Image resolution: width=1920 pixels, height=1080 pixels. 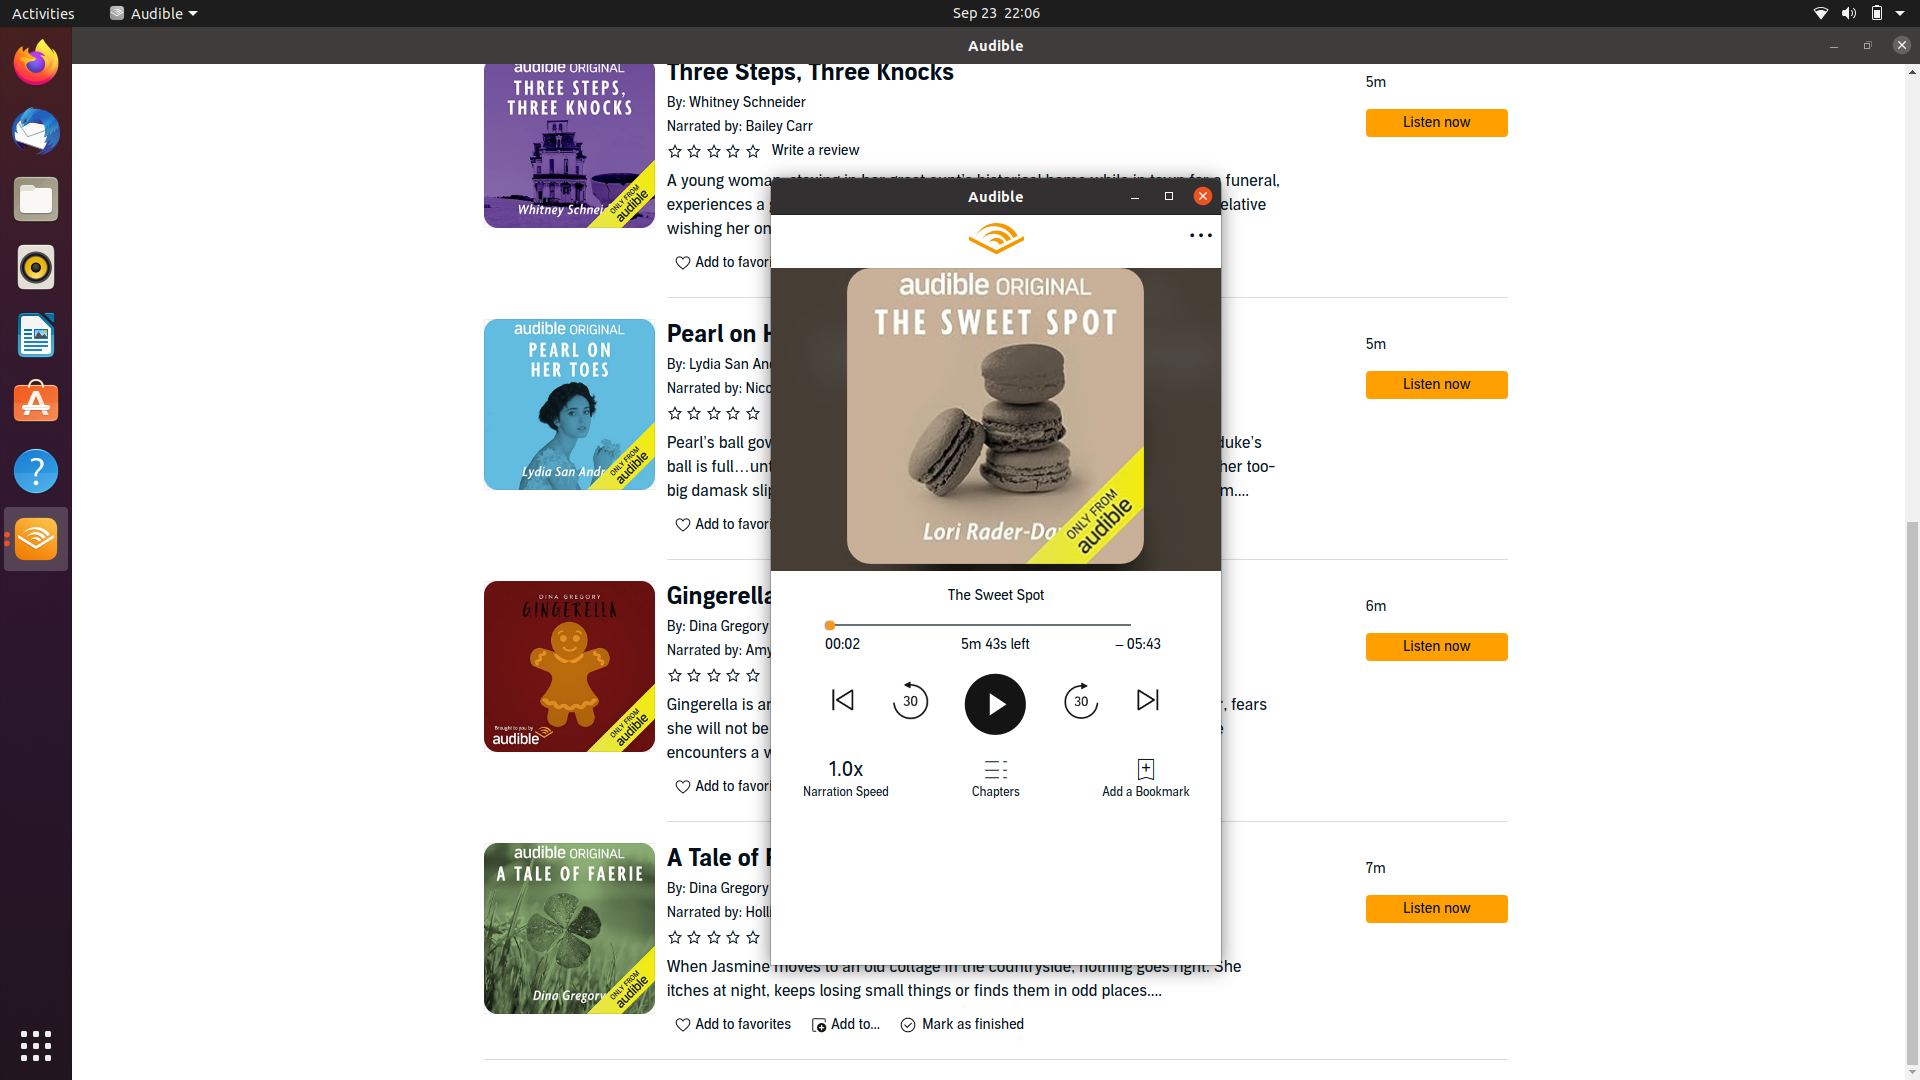 I want to click on Close book, so click(x=1202, y=196).